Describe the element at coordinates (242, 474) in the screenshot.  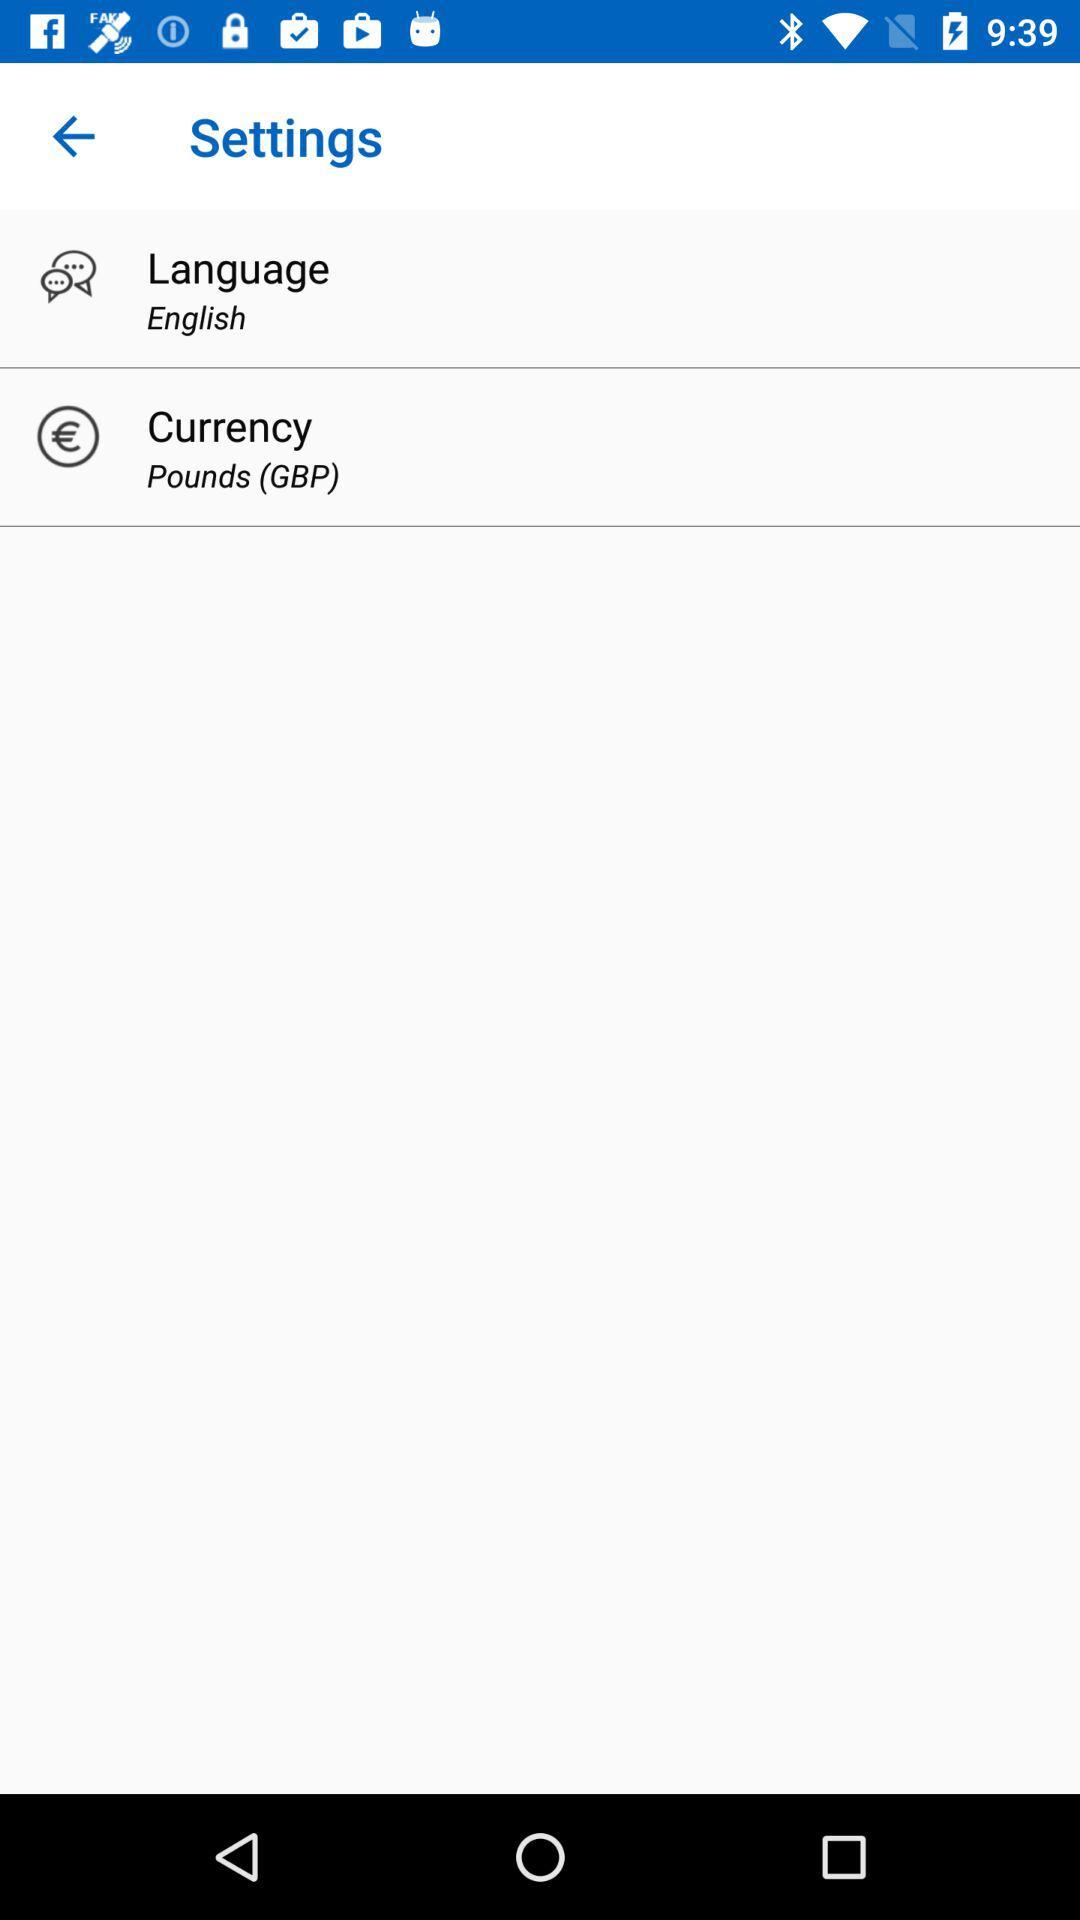
I see `the pounds (gbp) icon` at that location.